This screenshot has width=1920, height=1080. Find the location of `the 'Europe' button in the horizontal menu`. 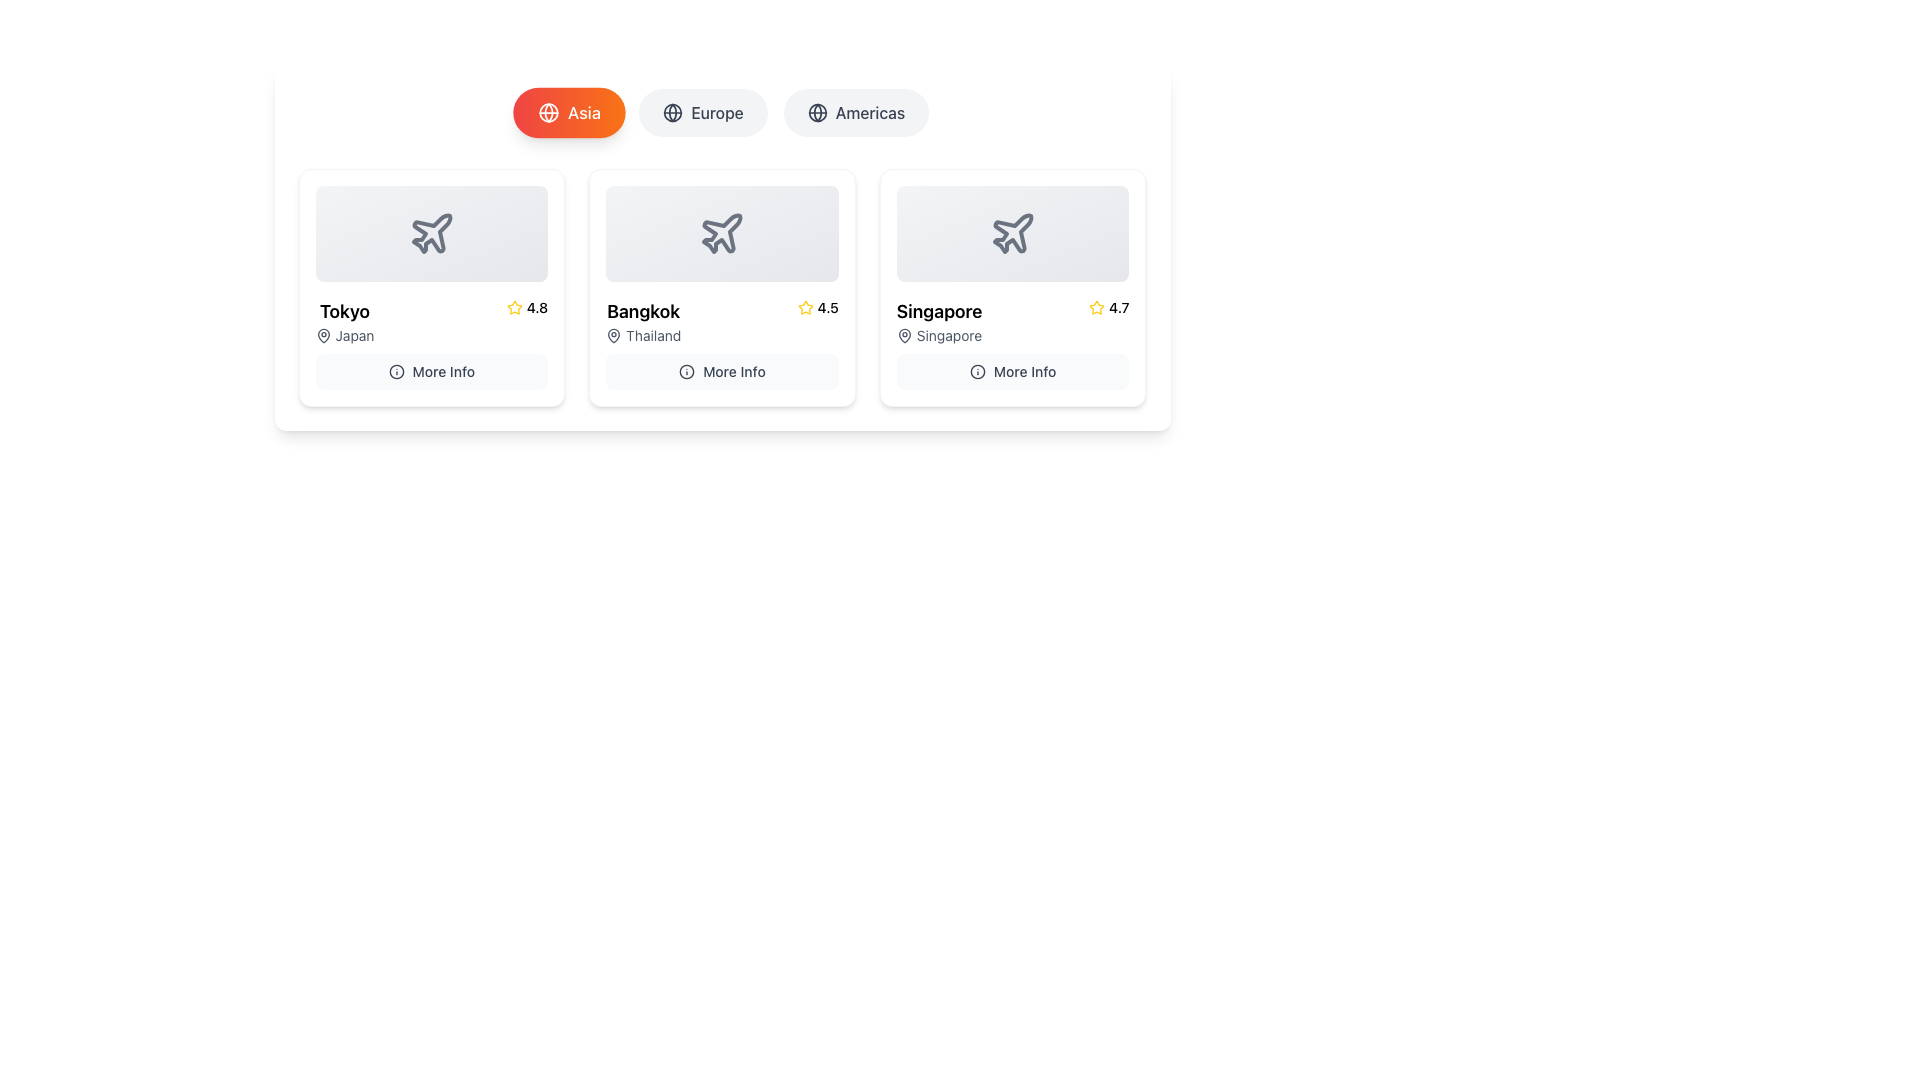

the 'Europe' button in the horizontal menu is located at coordinates (721, 112).